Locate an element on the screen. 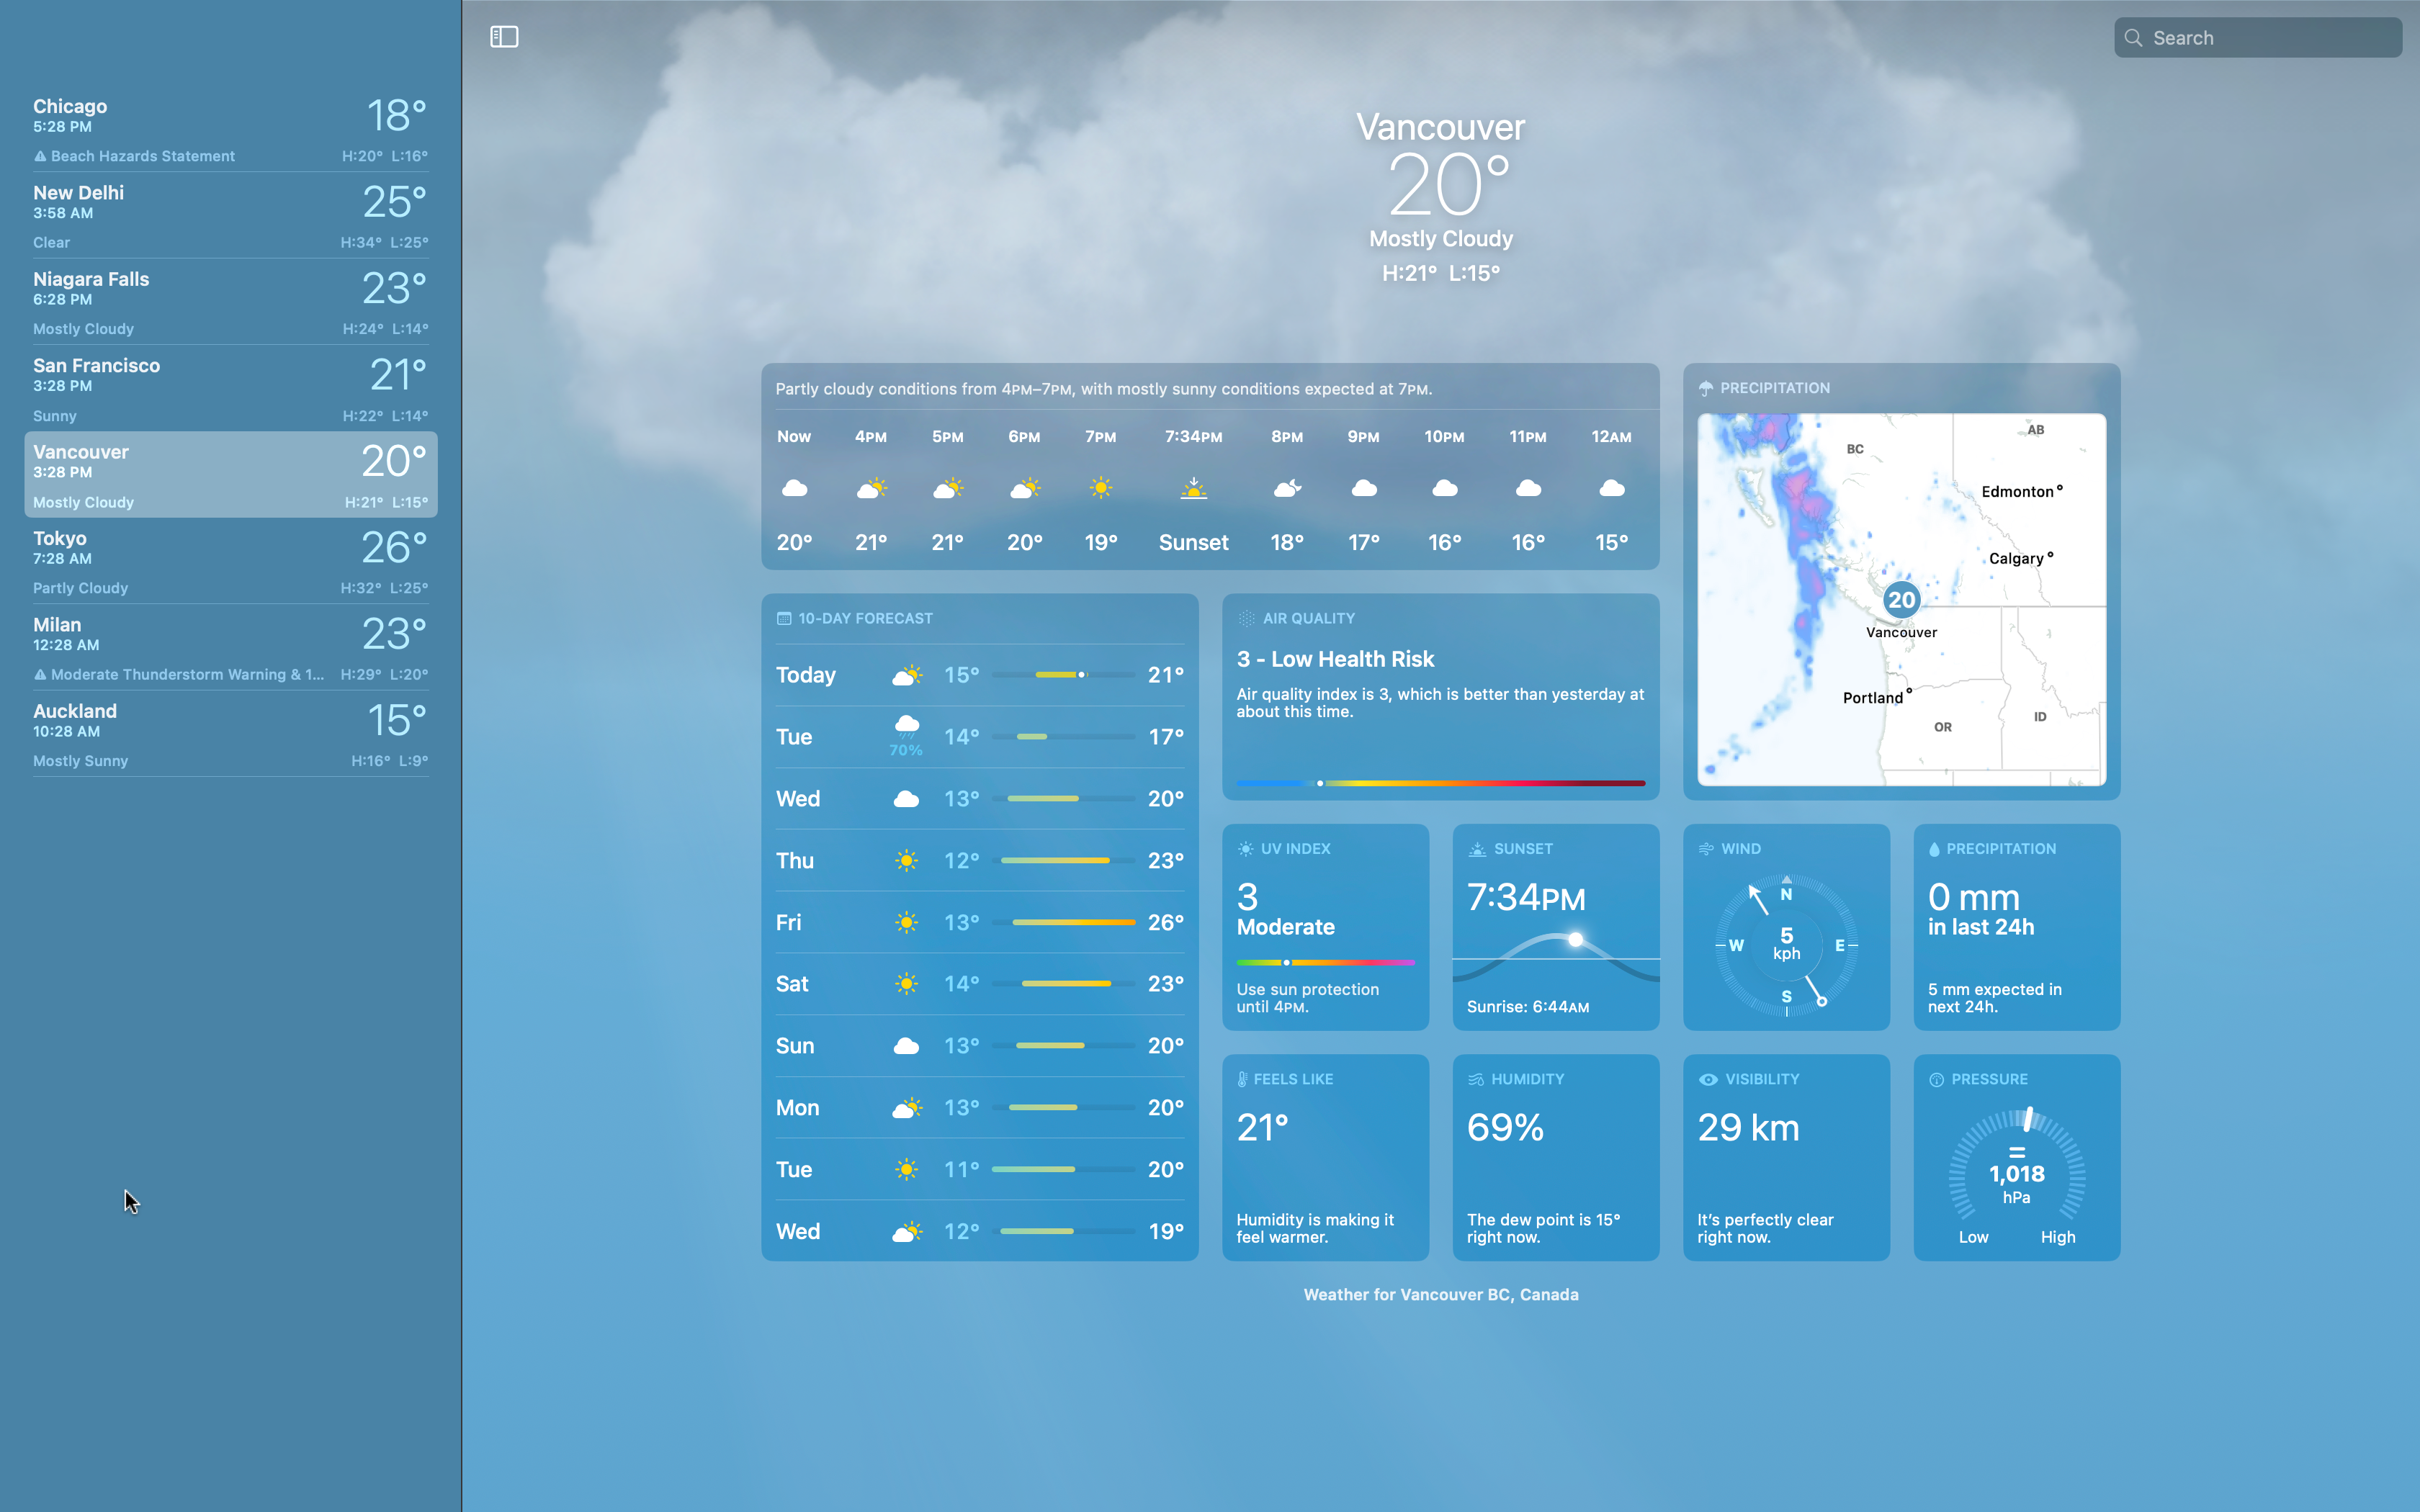  View the 10 day forecast Vancouver is located at coordinates (979, 926).